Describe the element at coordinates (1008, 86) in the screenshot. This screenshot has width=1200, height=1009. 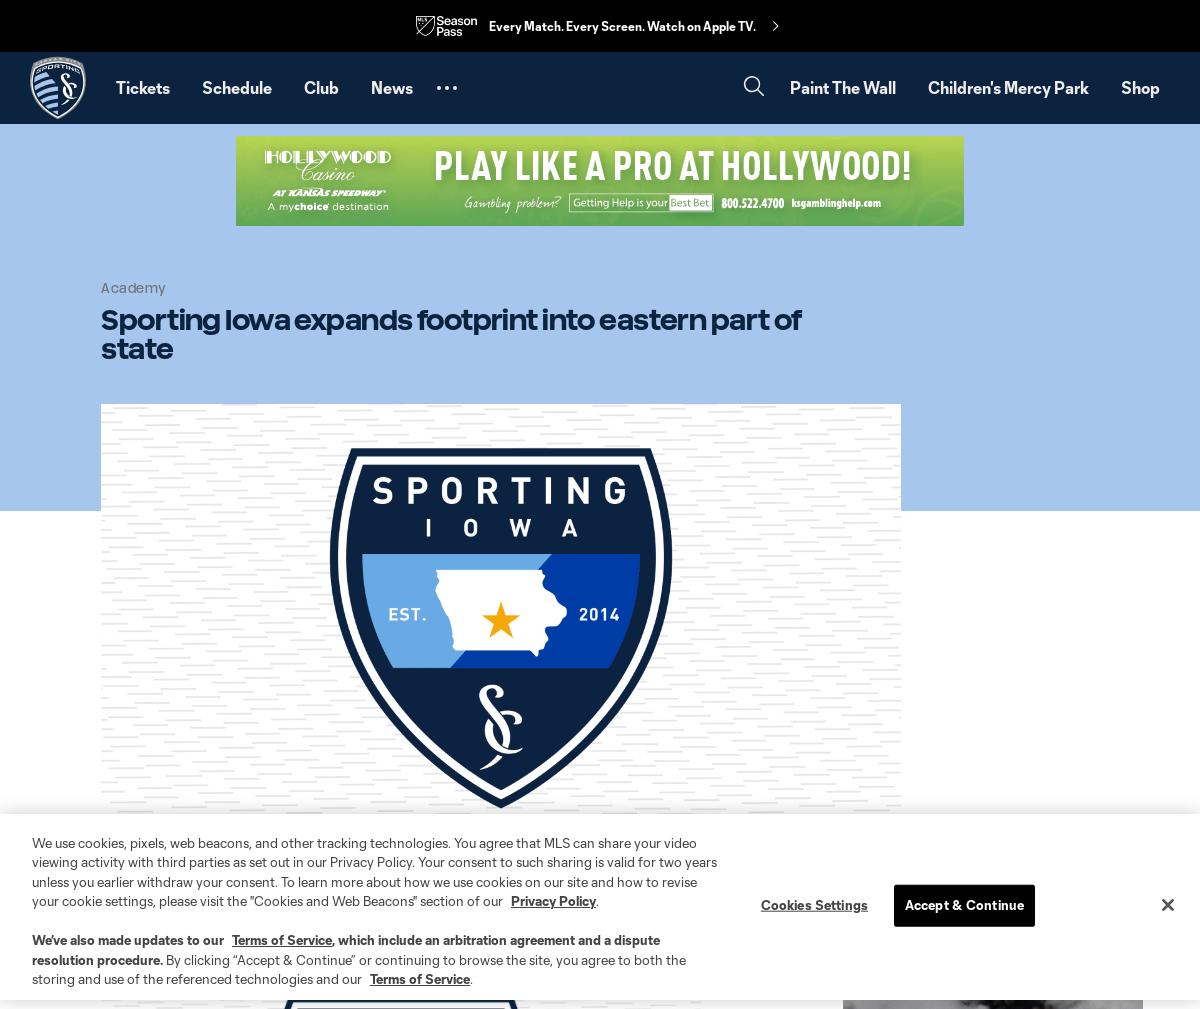
I see `'Children's Mercy Park'` at that location.